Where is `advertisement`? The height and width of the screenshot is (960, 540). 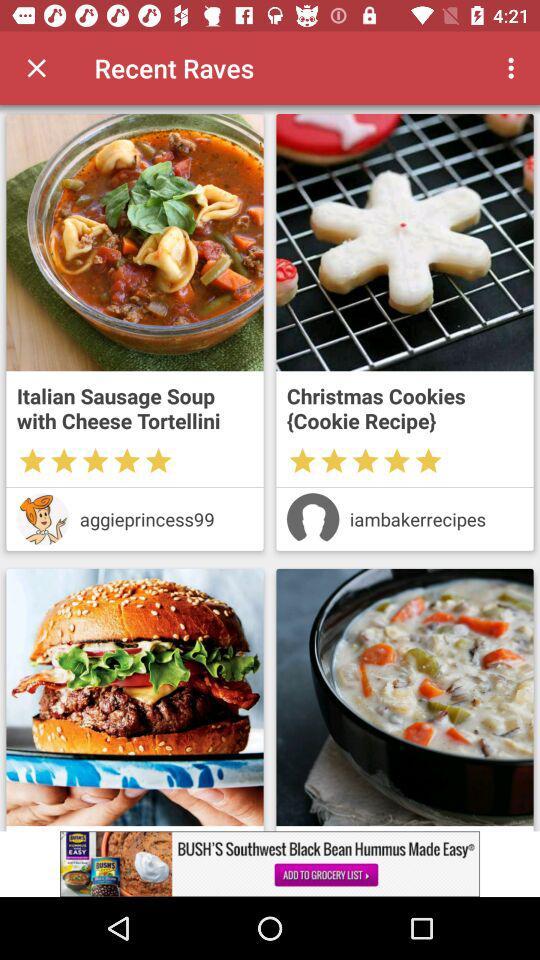
advertisement is located at coordinates (405, 697).